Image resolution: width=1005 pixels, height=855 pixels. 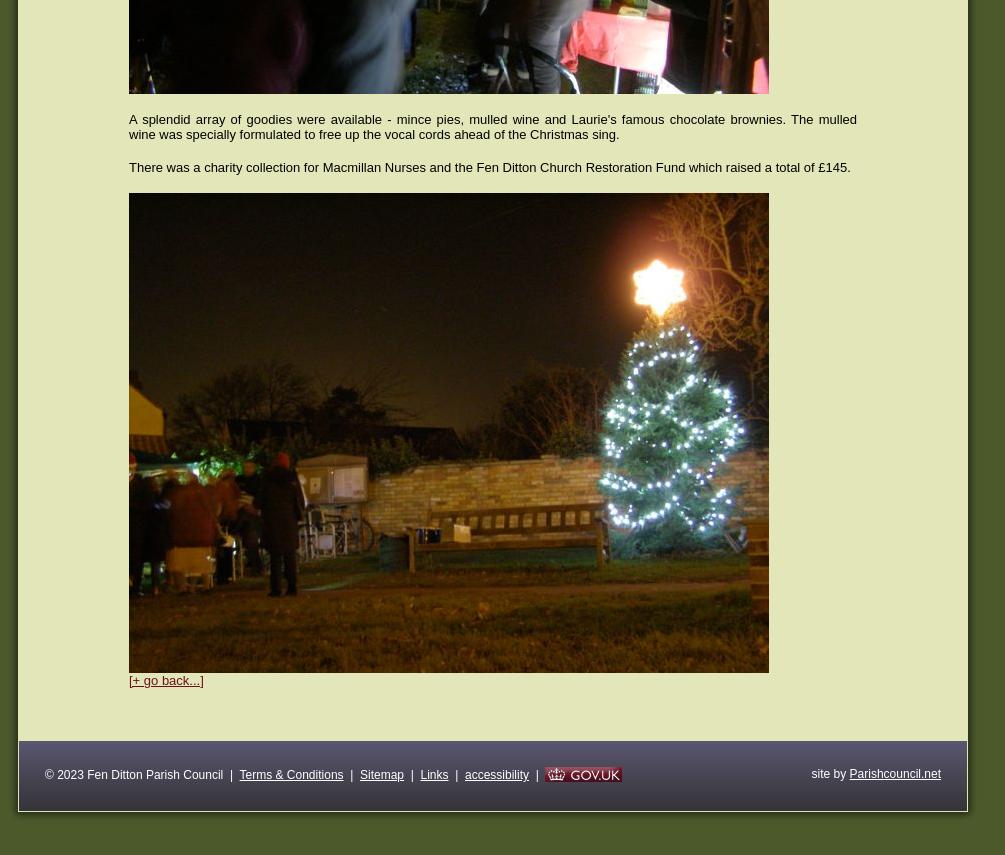 I want to click on '[+ go back...]', so click(x=166, y=680).